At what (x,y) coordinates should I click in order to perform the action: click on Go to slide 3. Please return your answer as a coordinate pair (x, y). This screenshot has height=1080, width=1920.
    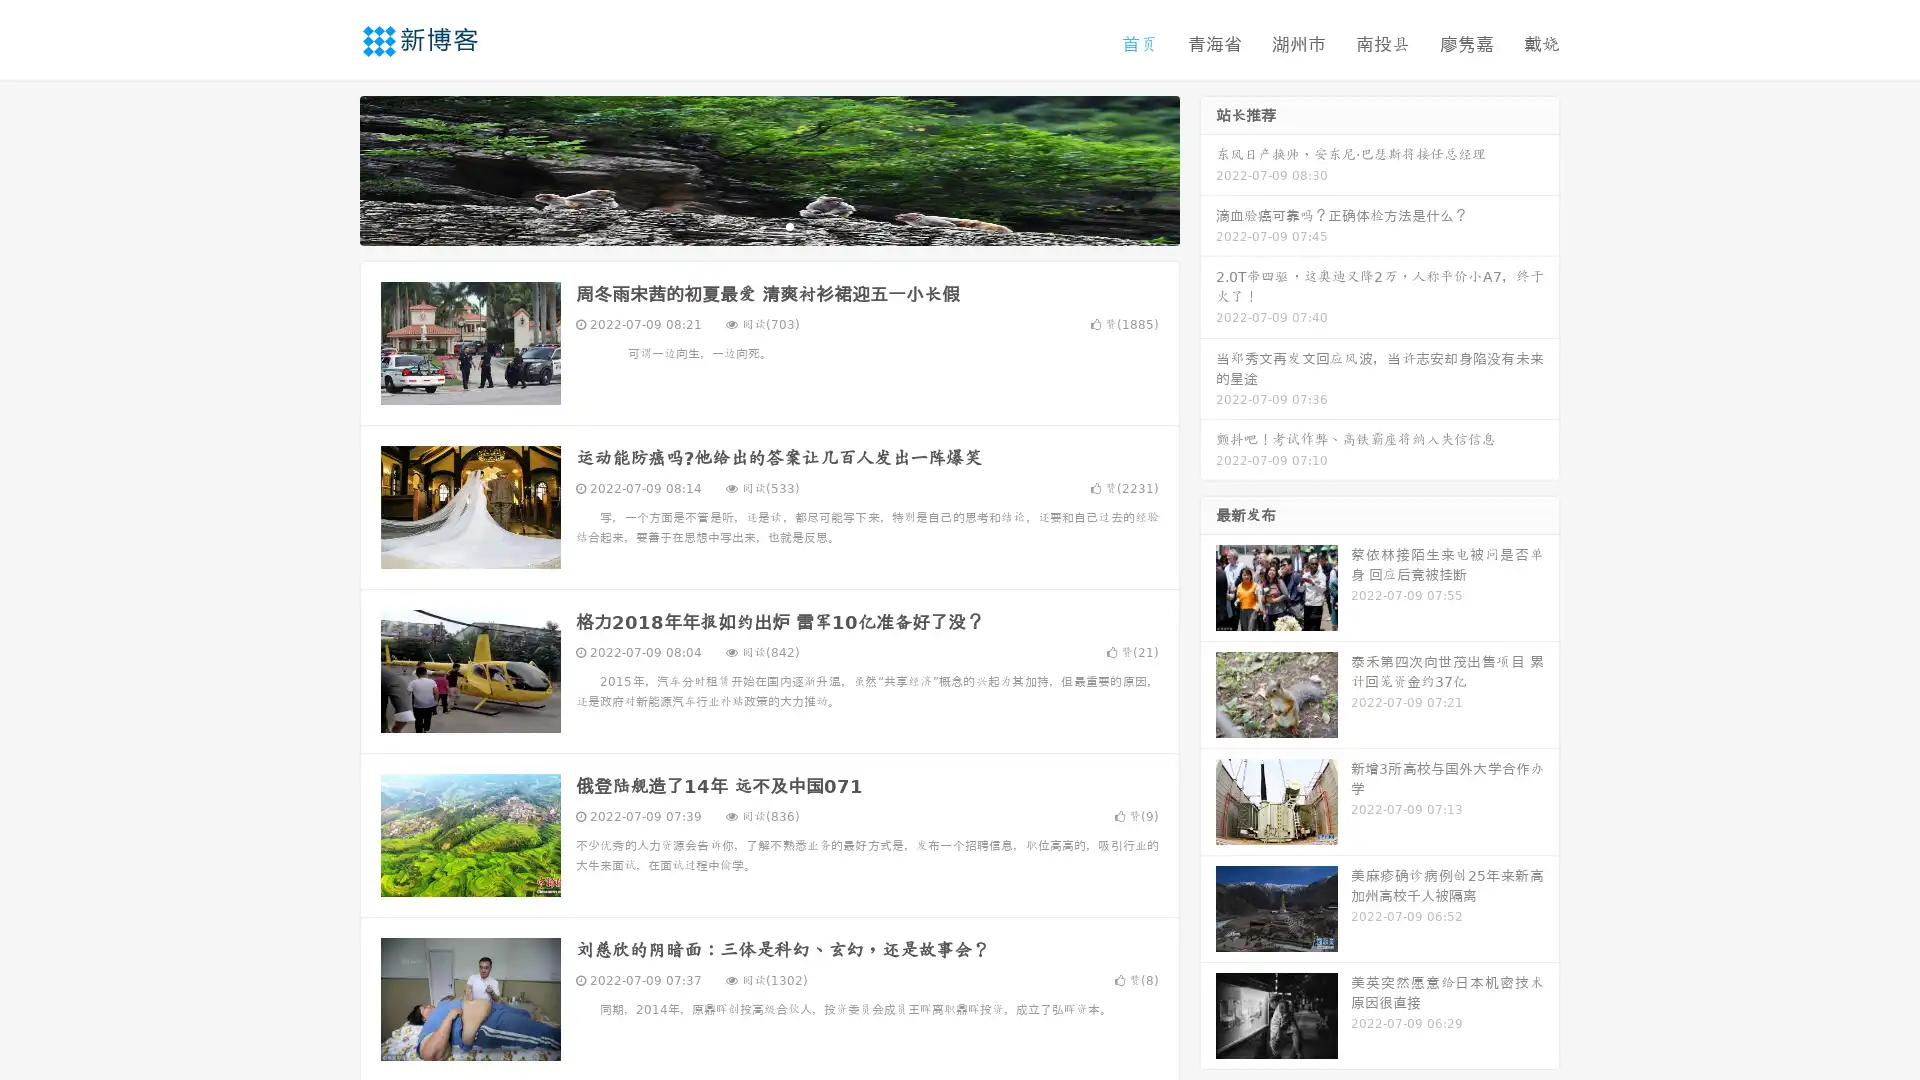
    Looking at the image, I should click on (789, 225).